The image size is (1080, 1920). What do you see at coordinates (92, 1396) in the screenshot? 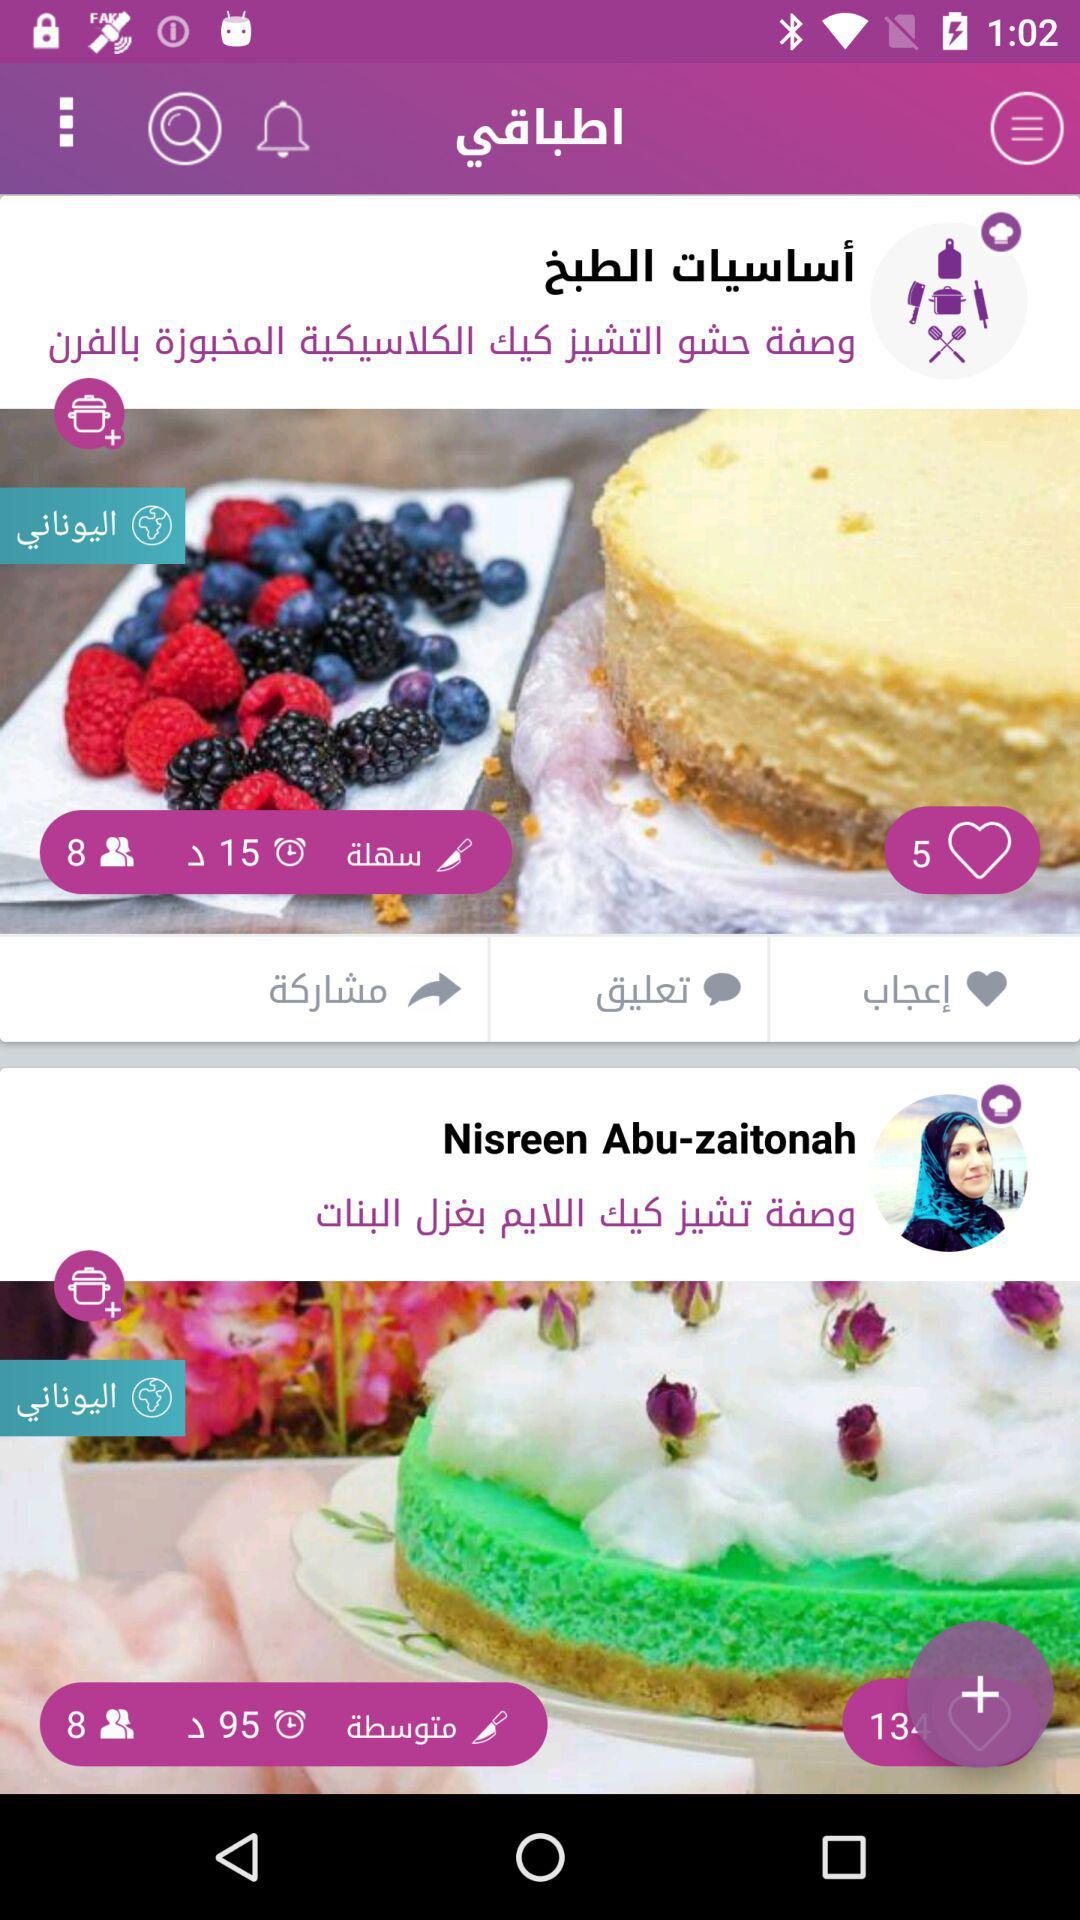
I see `the item above 8 item` at bounding box center [92, 1396].